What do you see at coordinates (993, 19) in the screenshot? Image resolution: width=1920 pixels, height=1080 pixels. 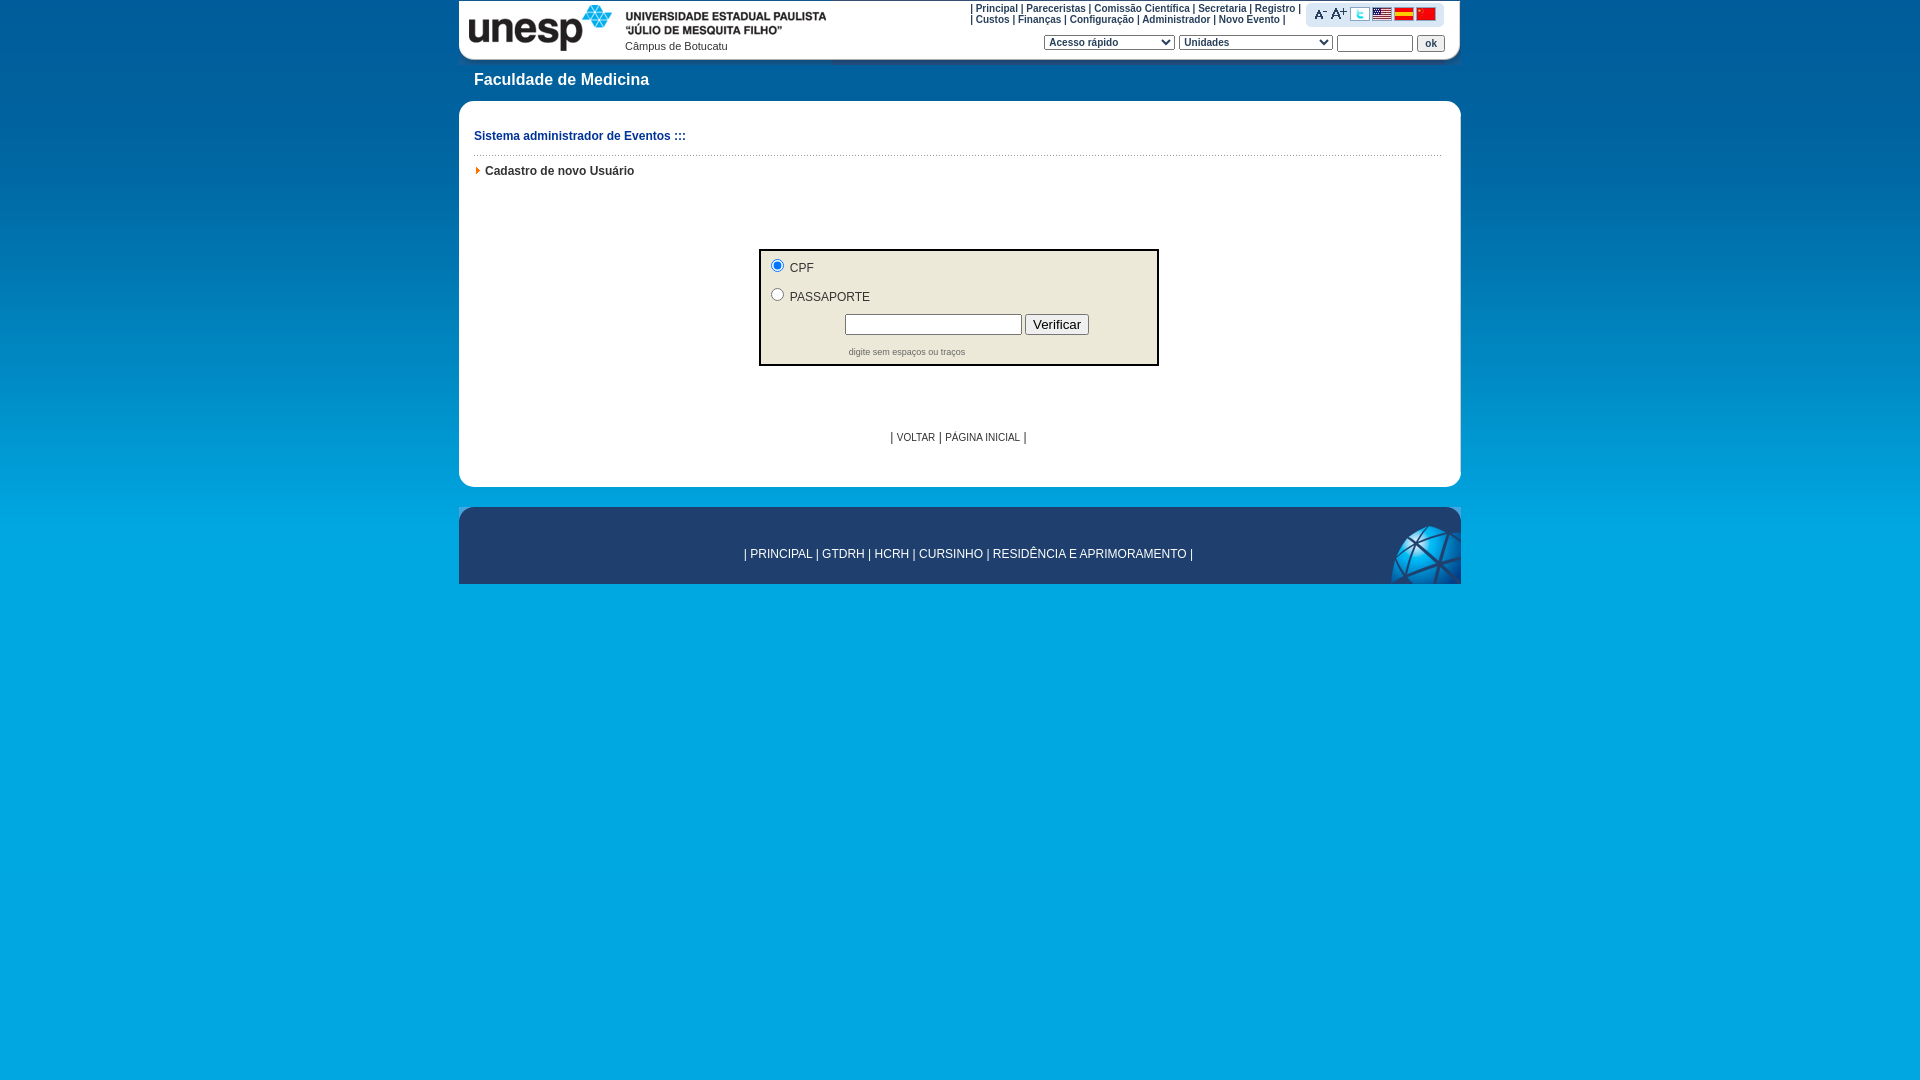 I see `'Custos'` at bounding box center [993, 19].